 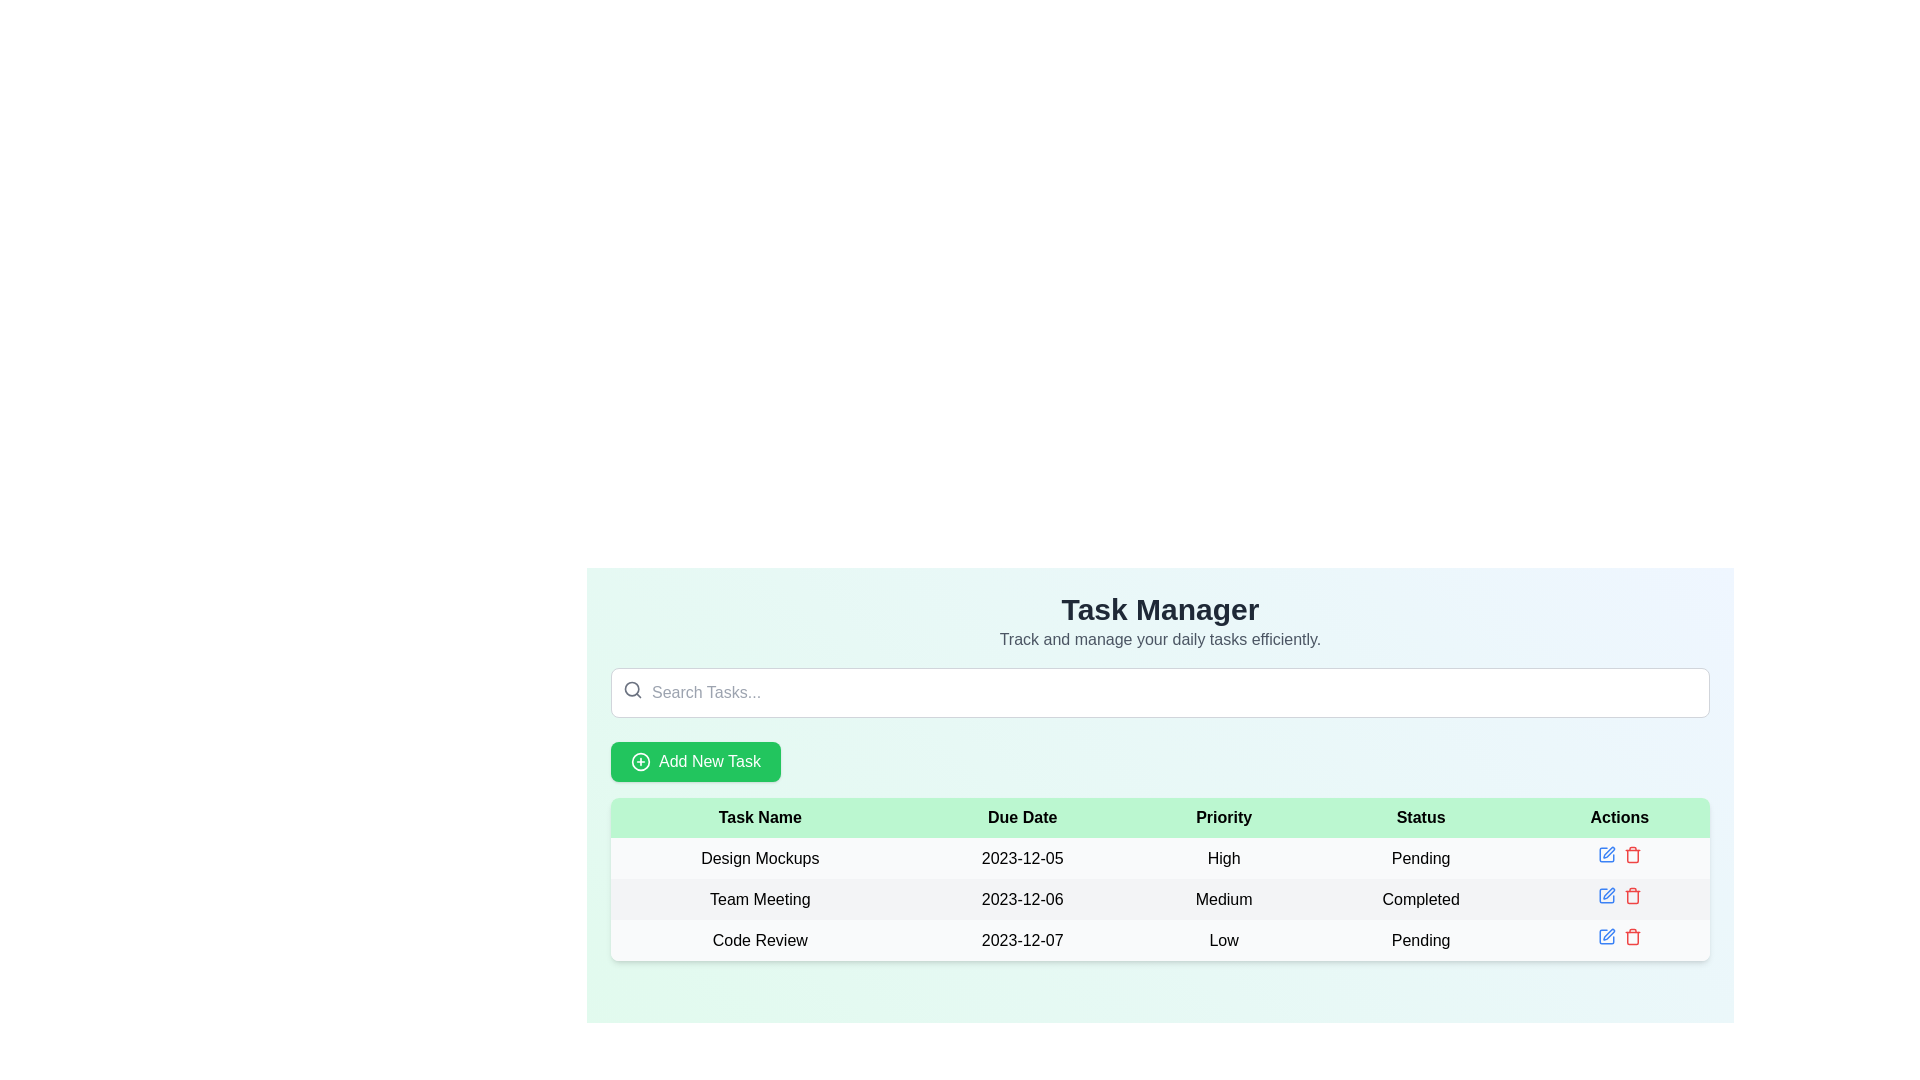 I want to click on the 'High' text label in the third column of the first row under the 'Priority' heading in the task table, so click(x=1223, y=857).